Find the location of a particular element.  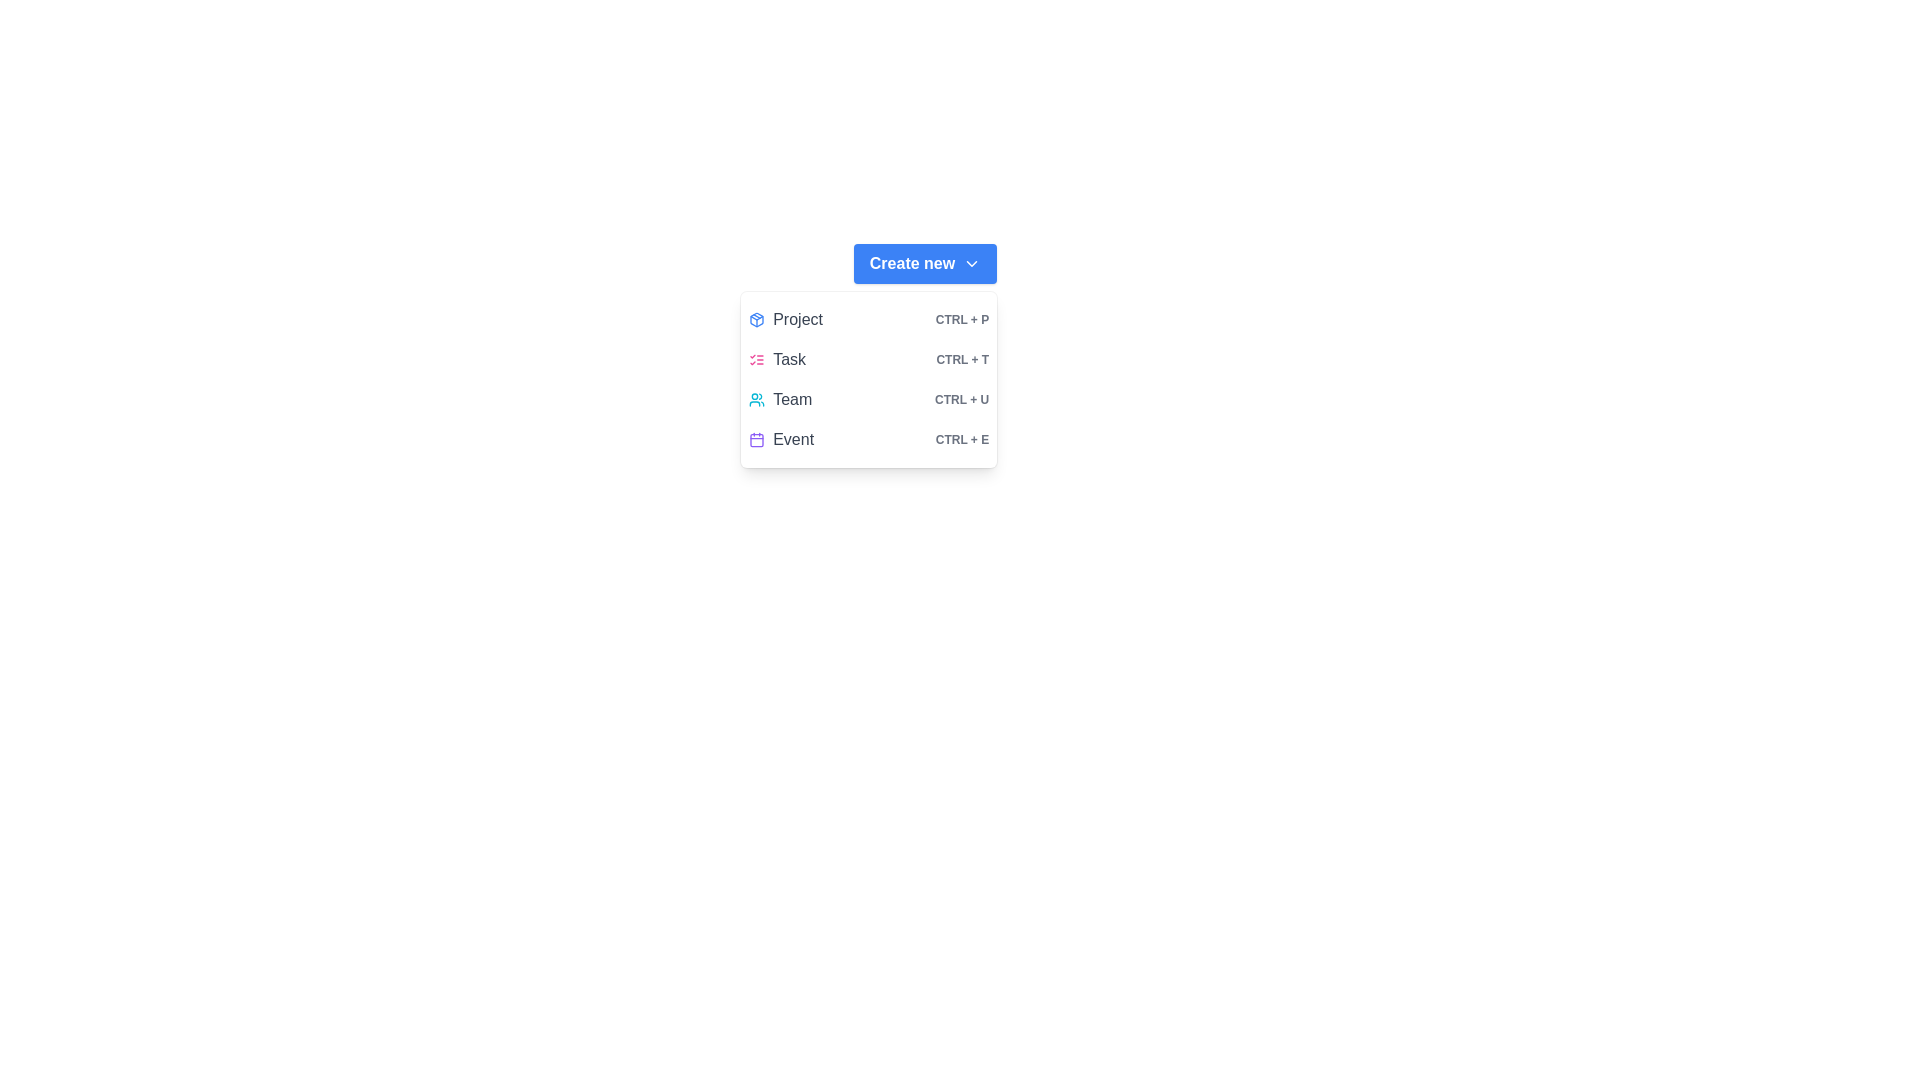

the 'Team' menu item in the vertical list of options is located at coordinates (869, 400).